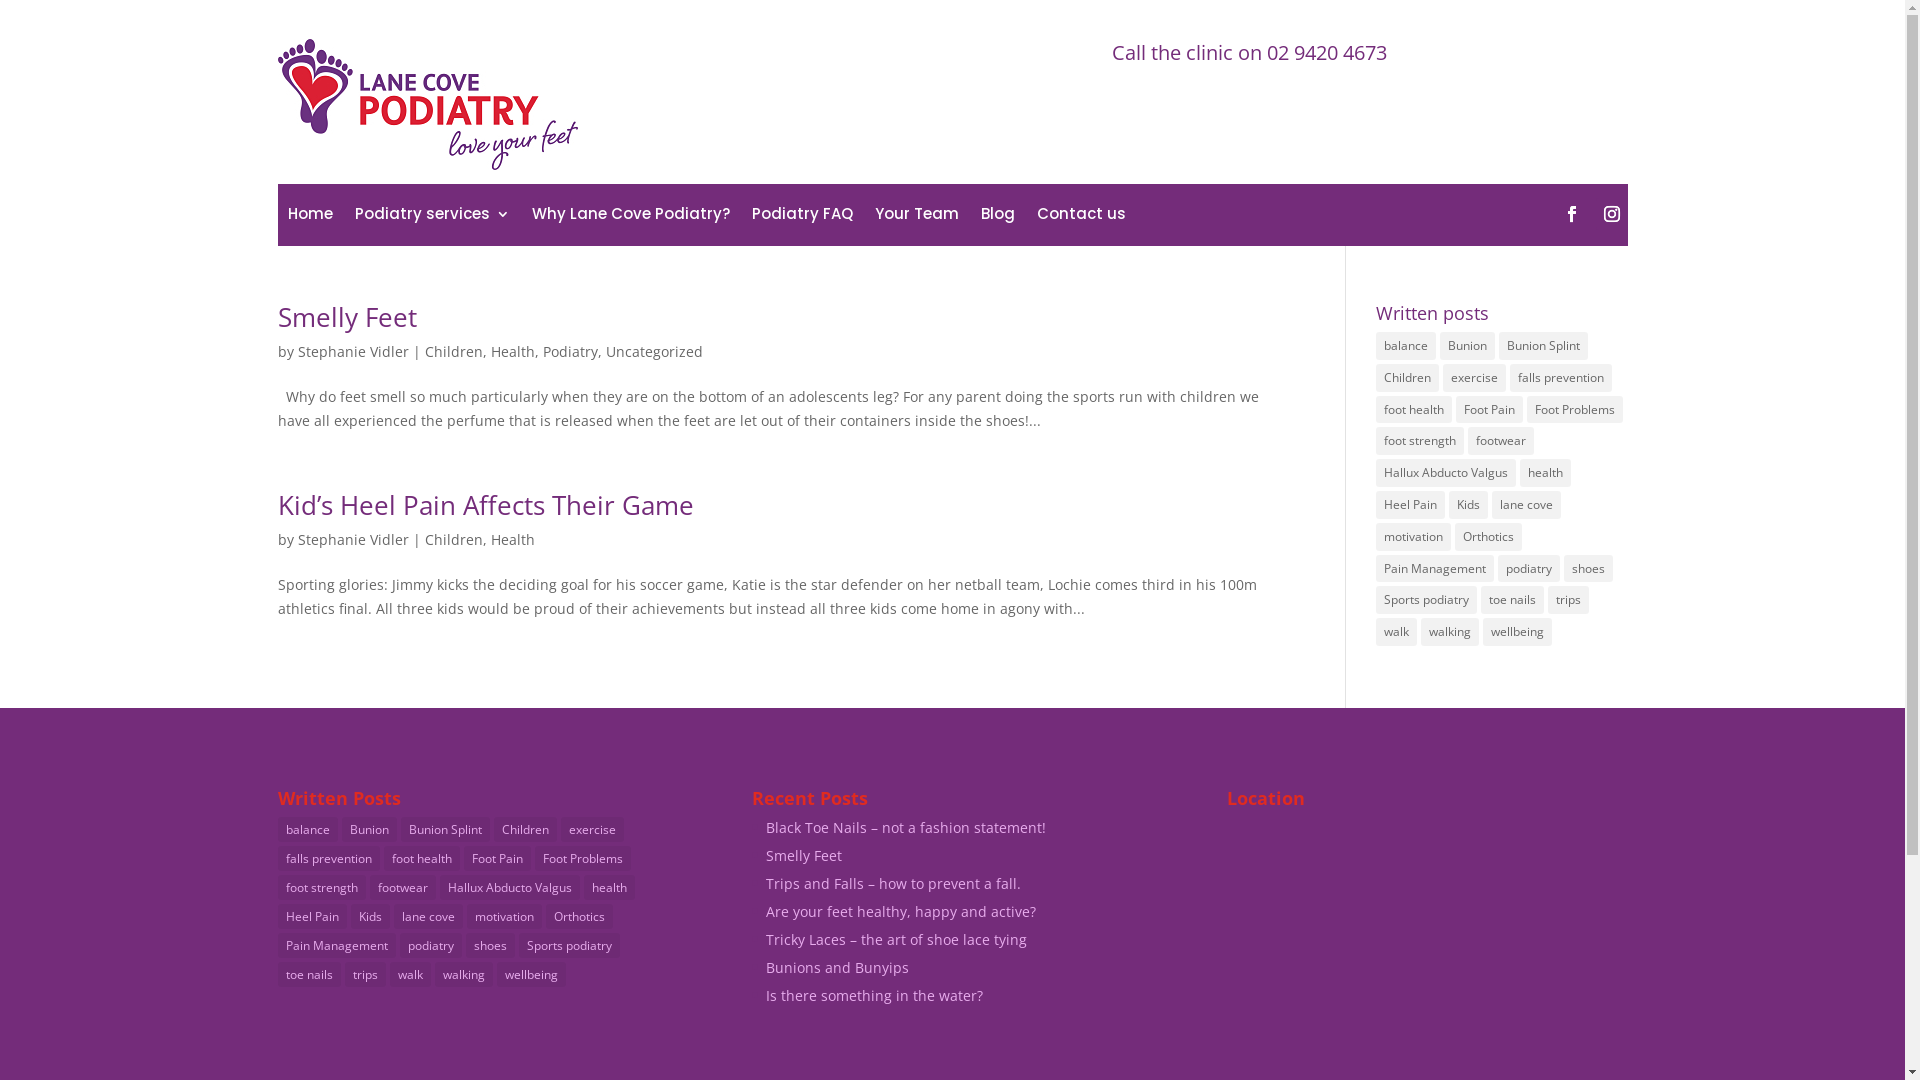  I want to click on 'balance', so click(306, 829).